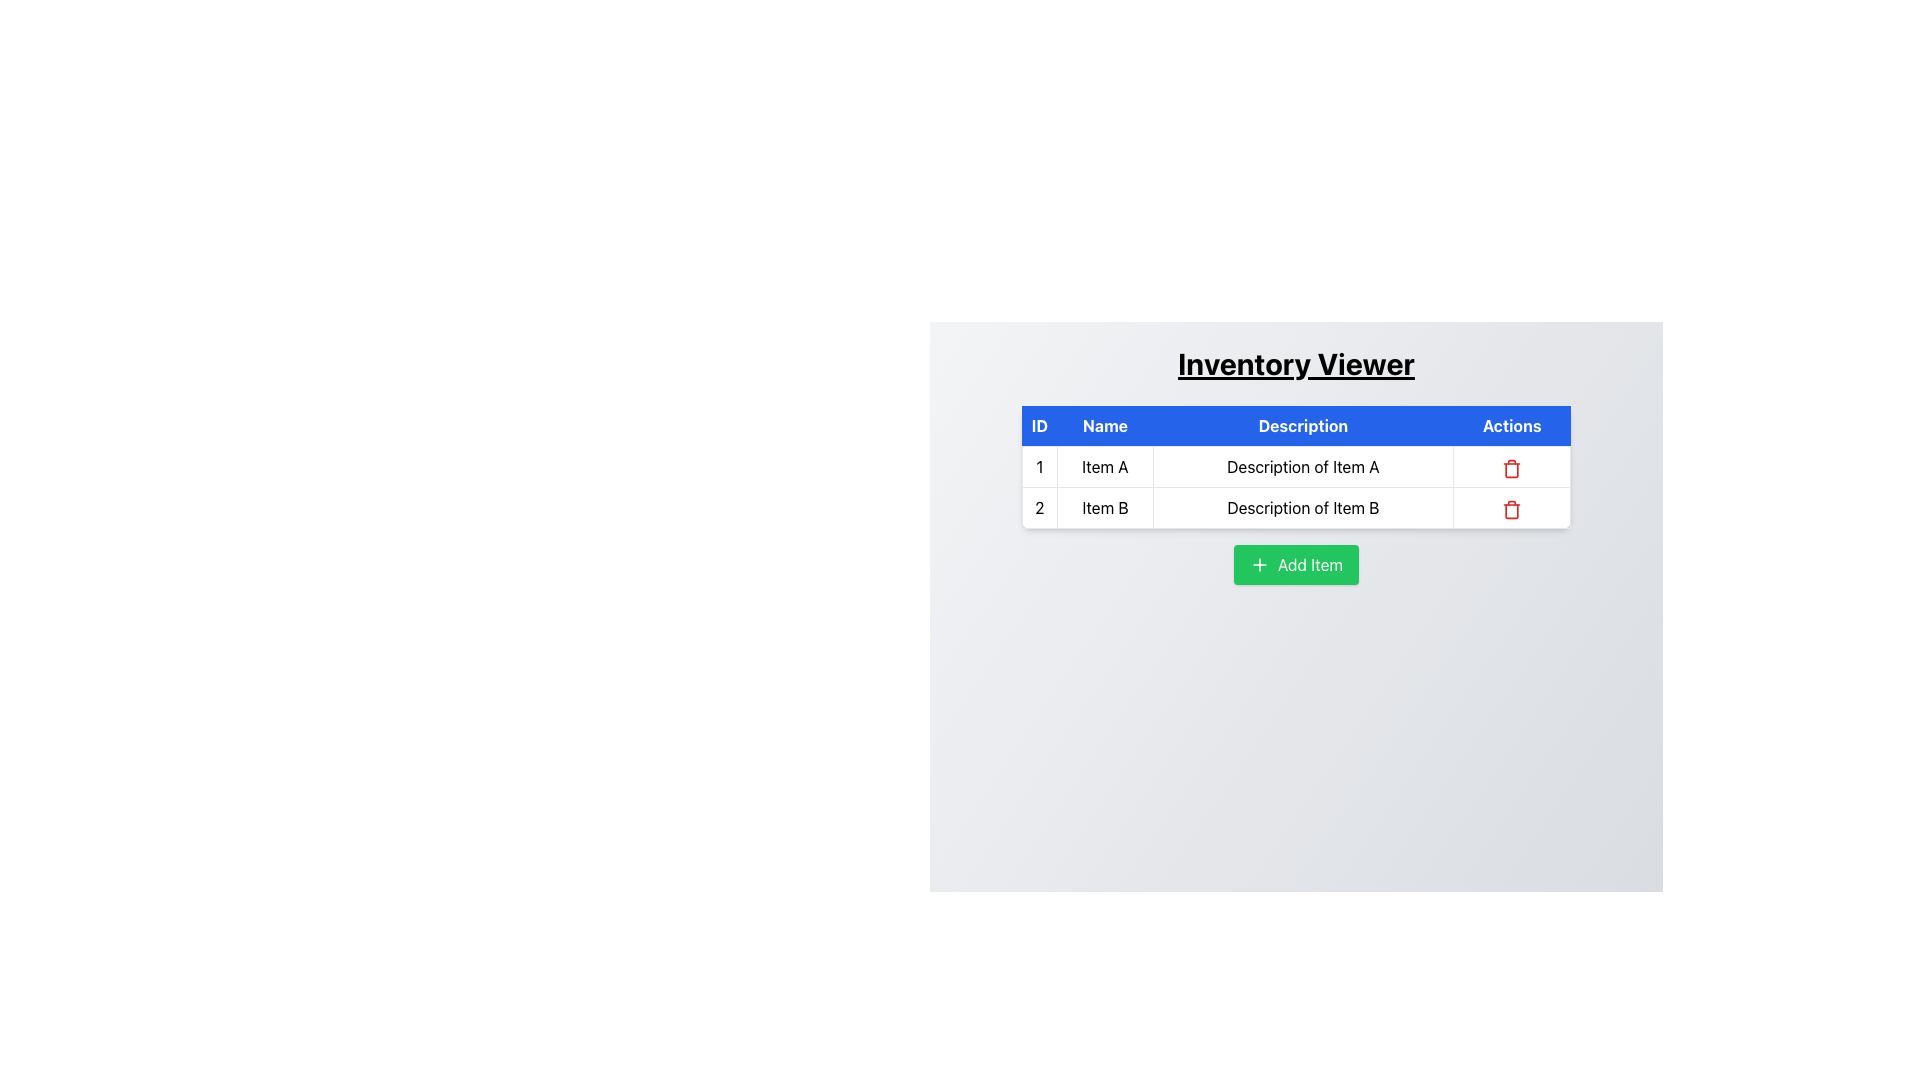  Describe the element at coordinates (1039, 507) in the screenshot. I see `the static text element that serves as a label for the second row in the table under the ID column` at that location.